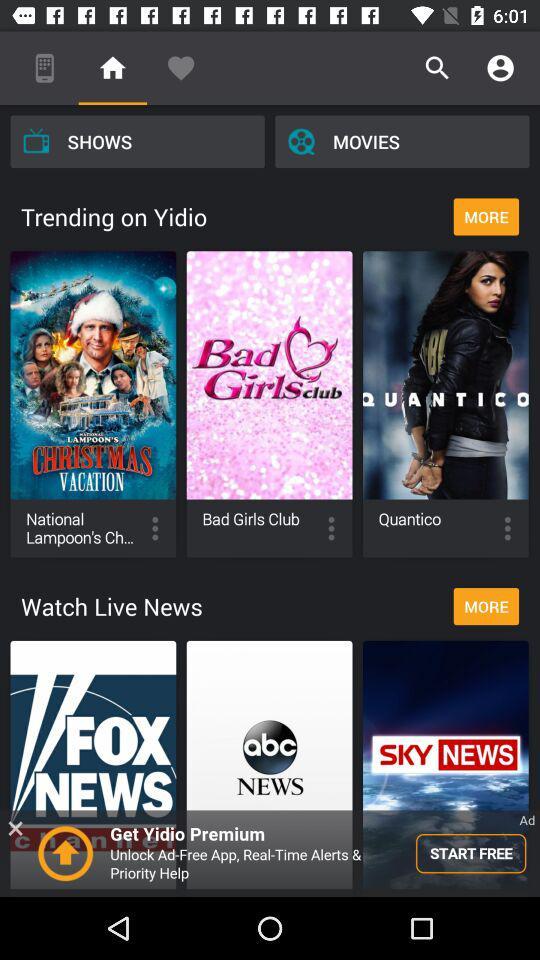  What do you see at coordinates (136, 140) in the screenshot?
I see `the icon above trending on yidio` at bounding box center [136, 140].